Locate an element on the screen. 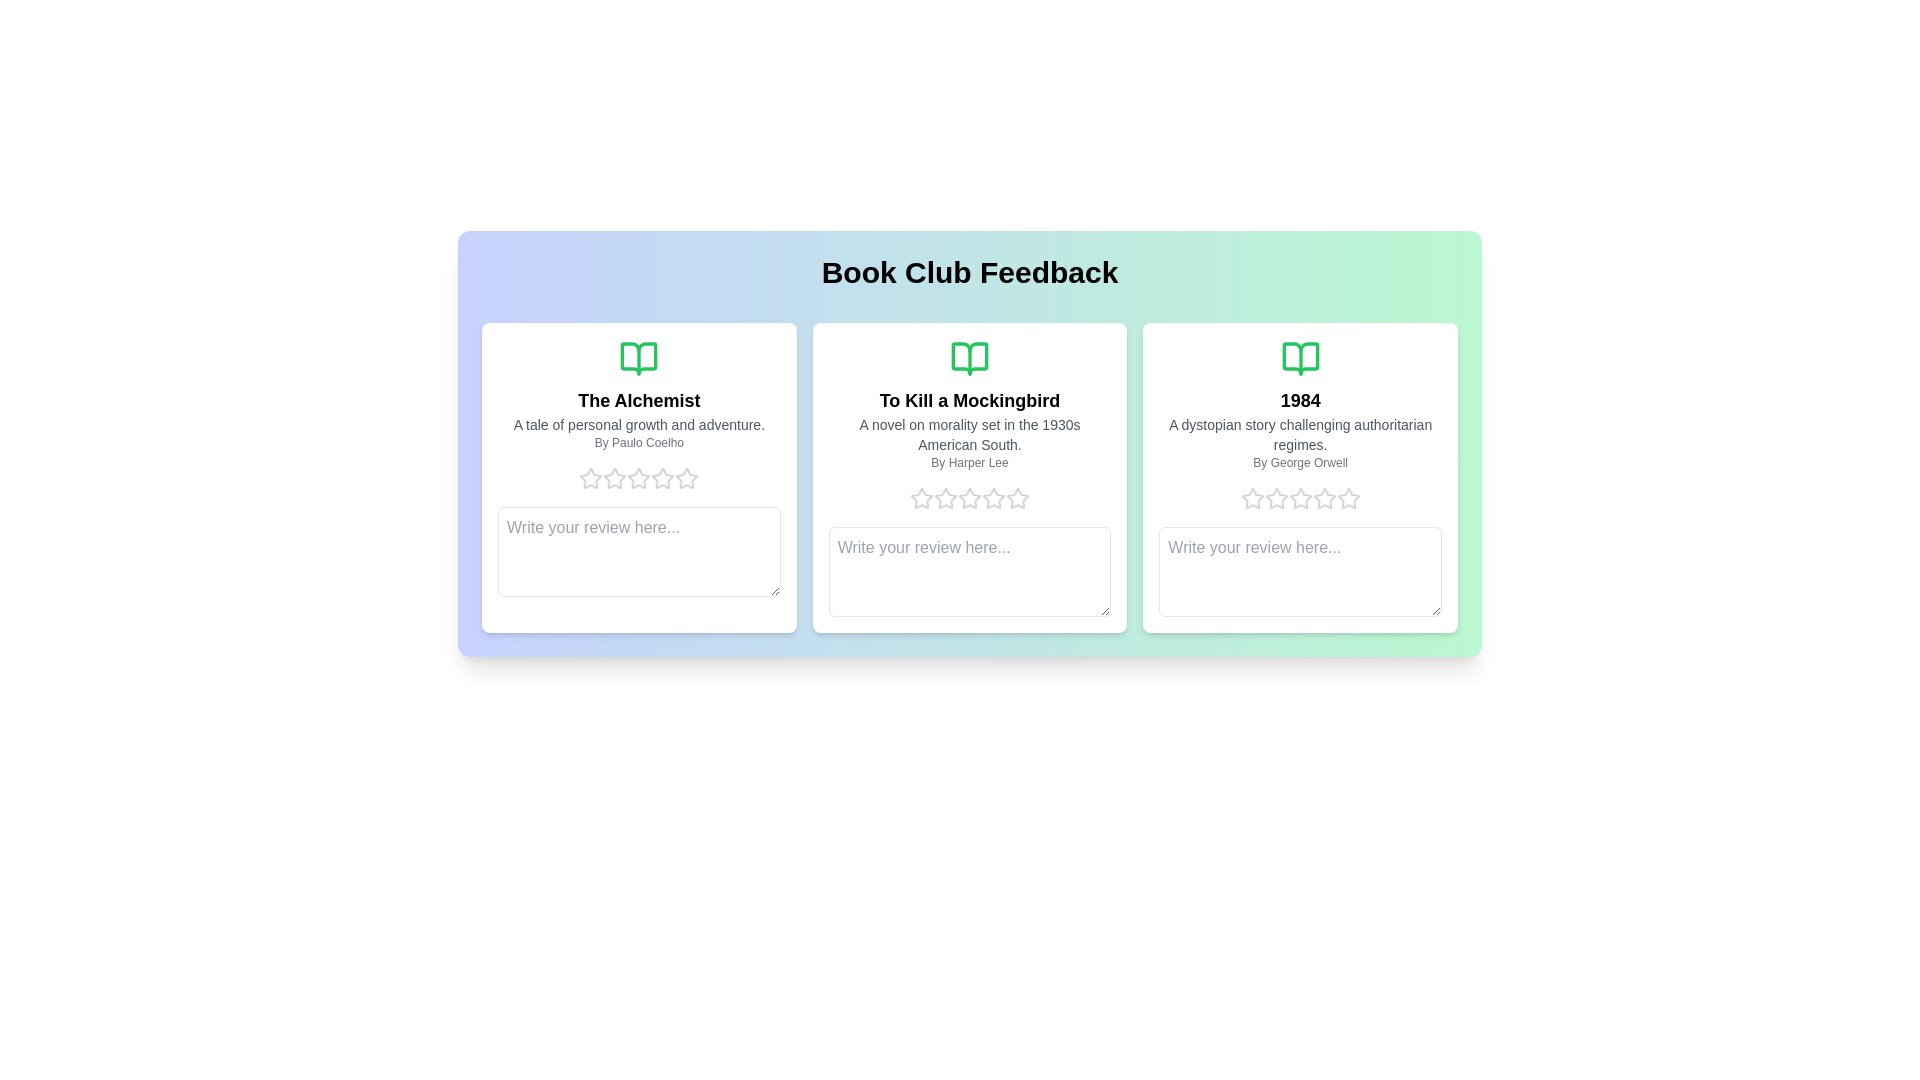 The height and width of the screenshot is (1080, 1920). the fourth star icon button for rating, located below the title 'The Alchemist' is located at coordinates (663, 478).